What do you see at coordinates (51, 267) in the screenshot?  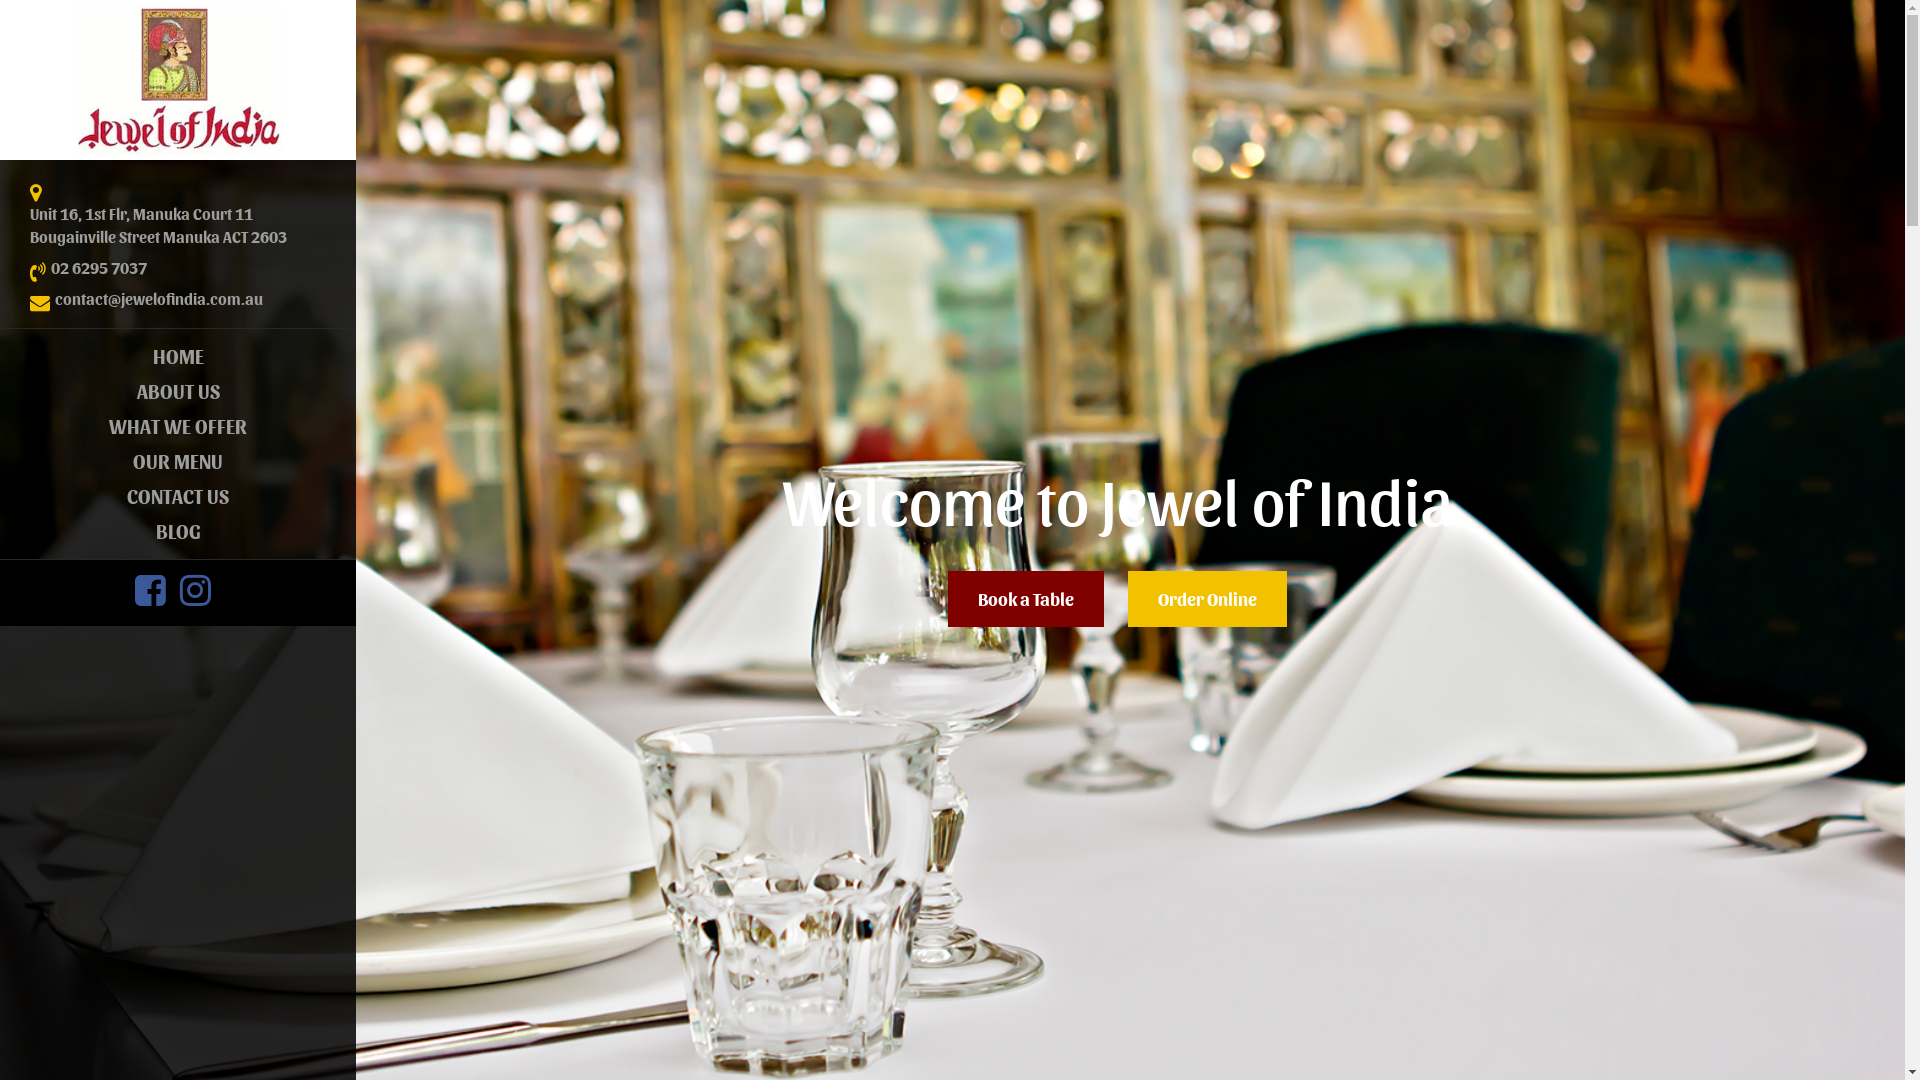 I see `'02 6295 7037'` at bounding box center [51, 267].